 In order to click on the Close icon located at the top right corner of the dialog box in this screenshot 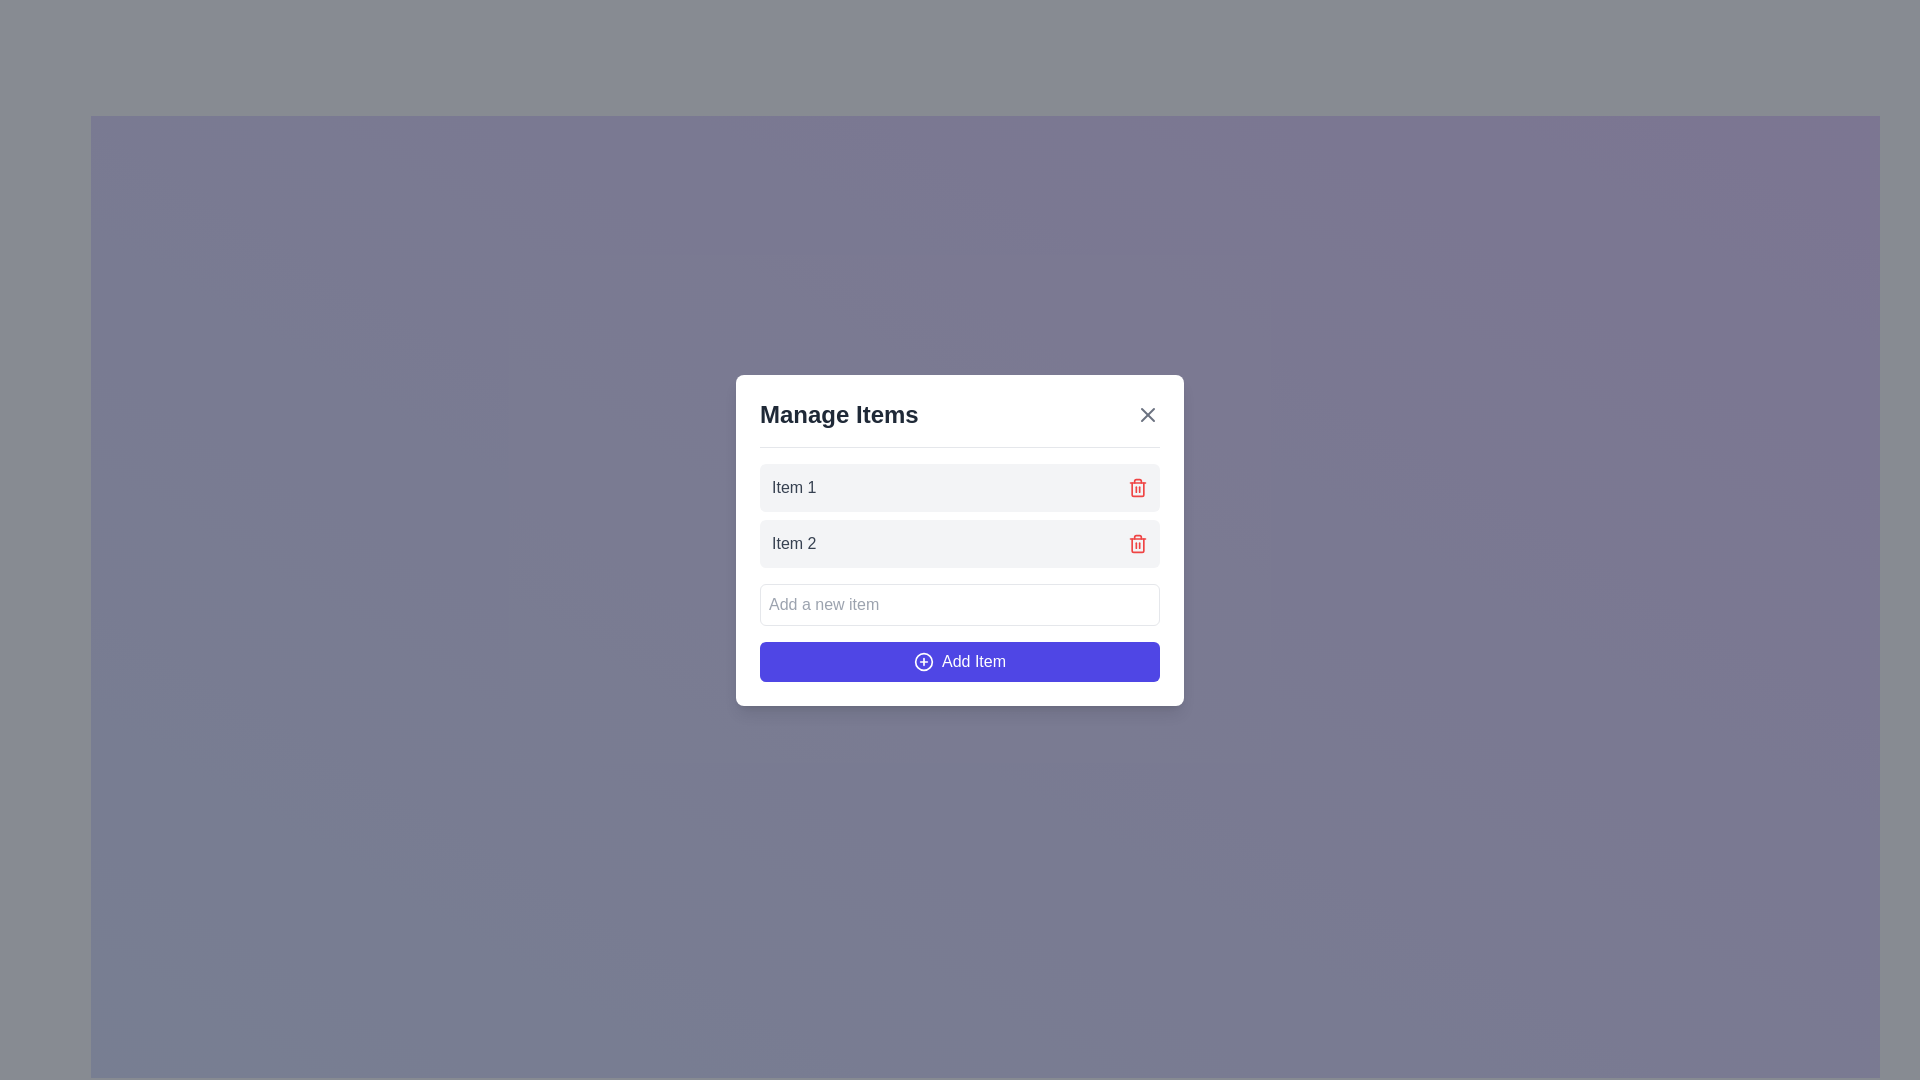, I will do `click(1147, 413)`.